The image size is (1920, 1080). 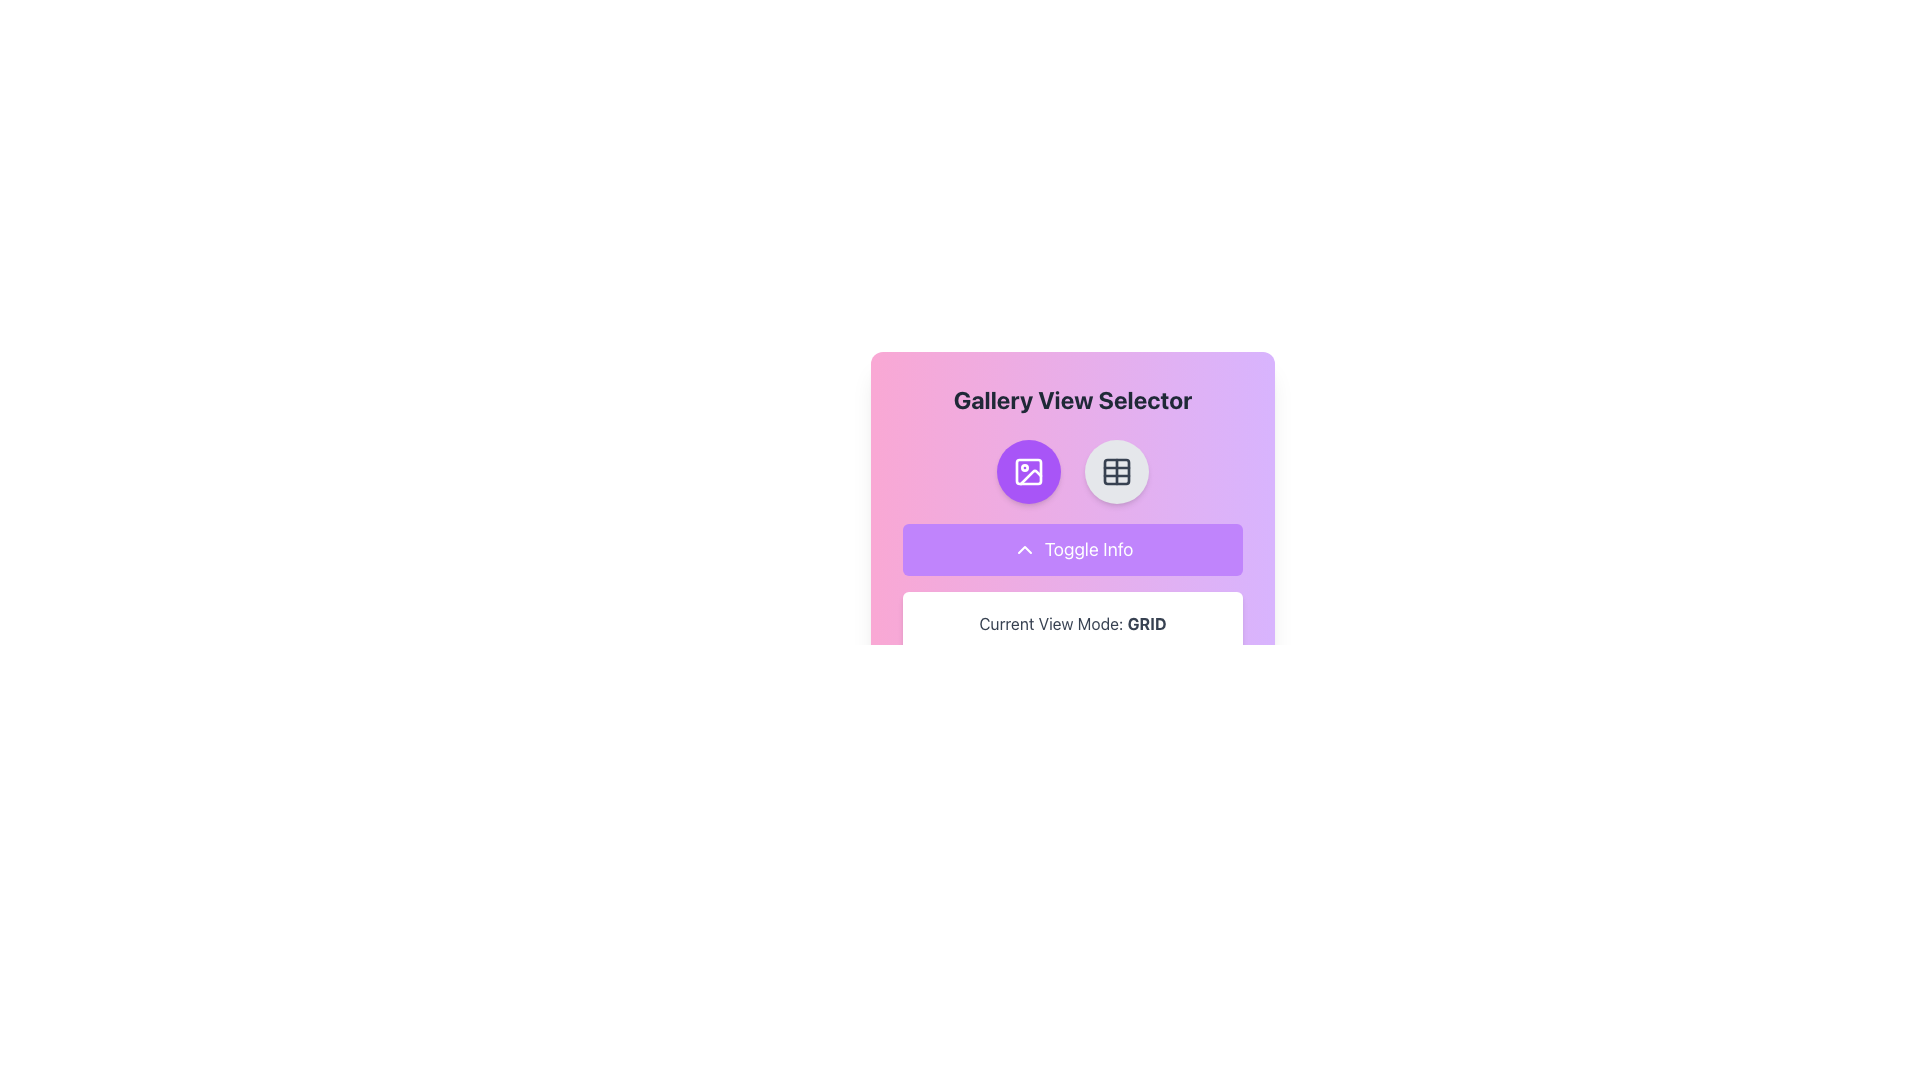 What do you see at coordinates (1072, 623) in the screenshot?
I see `the Text Label indicating the current view mode, which is 'GRID', located below the 'Toggle Info' button` at bounding box center [1072, 623].